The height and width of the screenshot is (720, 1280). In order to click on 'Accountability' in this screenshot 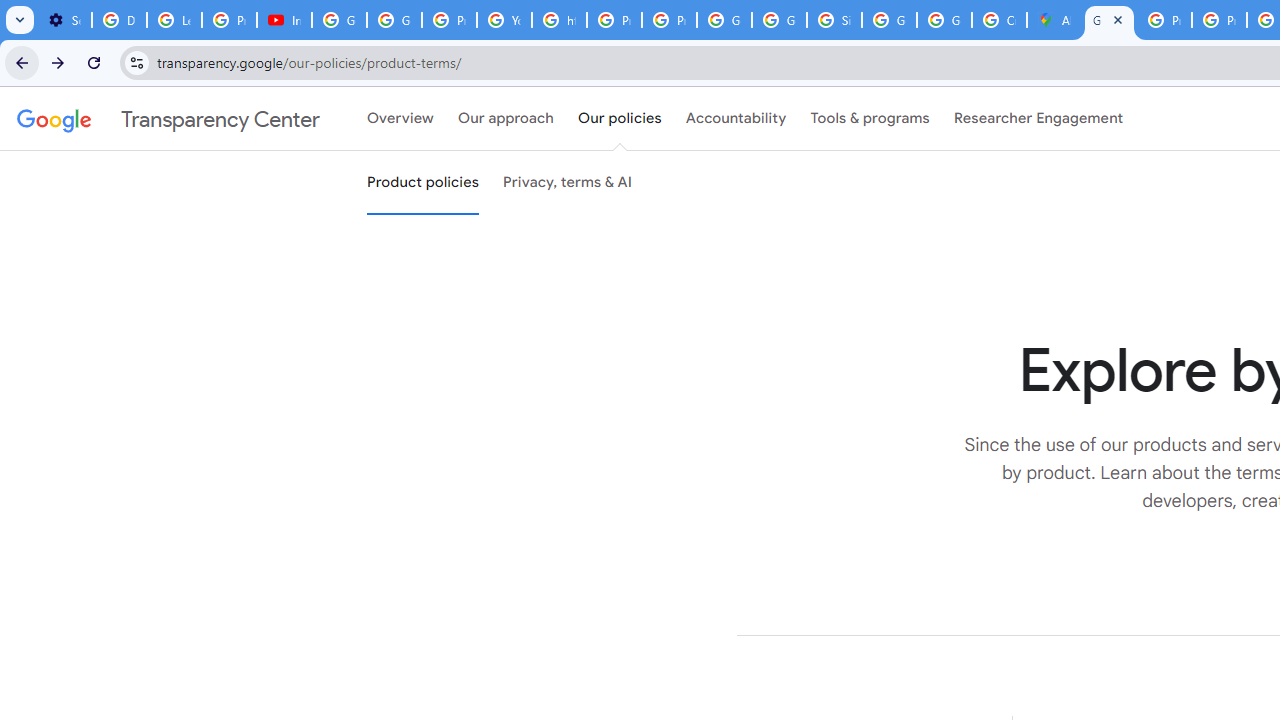, I will do `click(735, 119)`.